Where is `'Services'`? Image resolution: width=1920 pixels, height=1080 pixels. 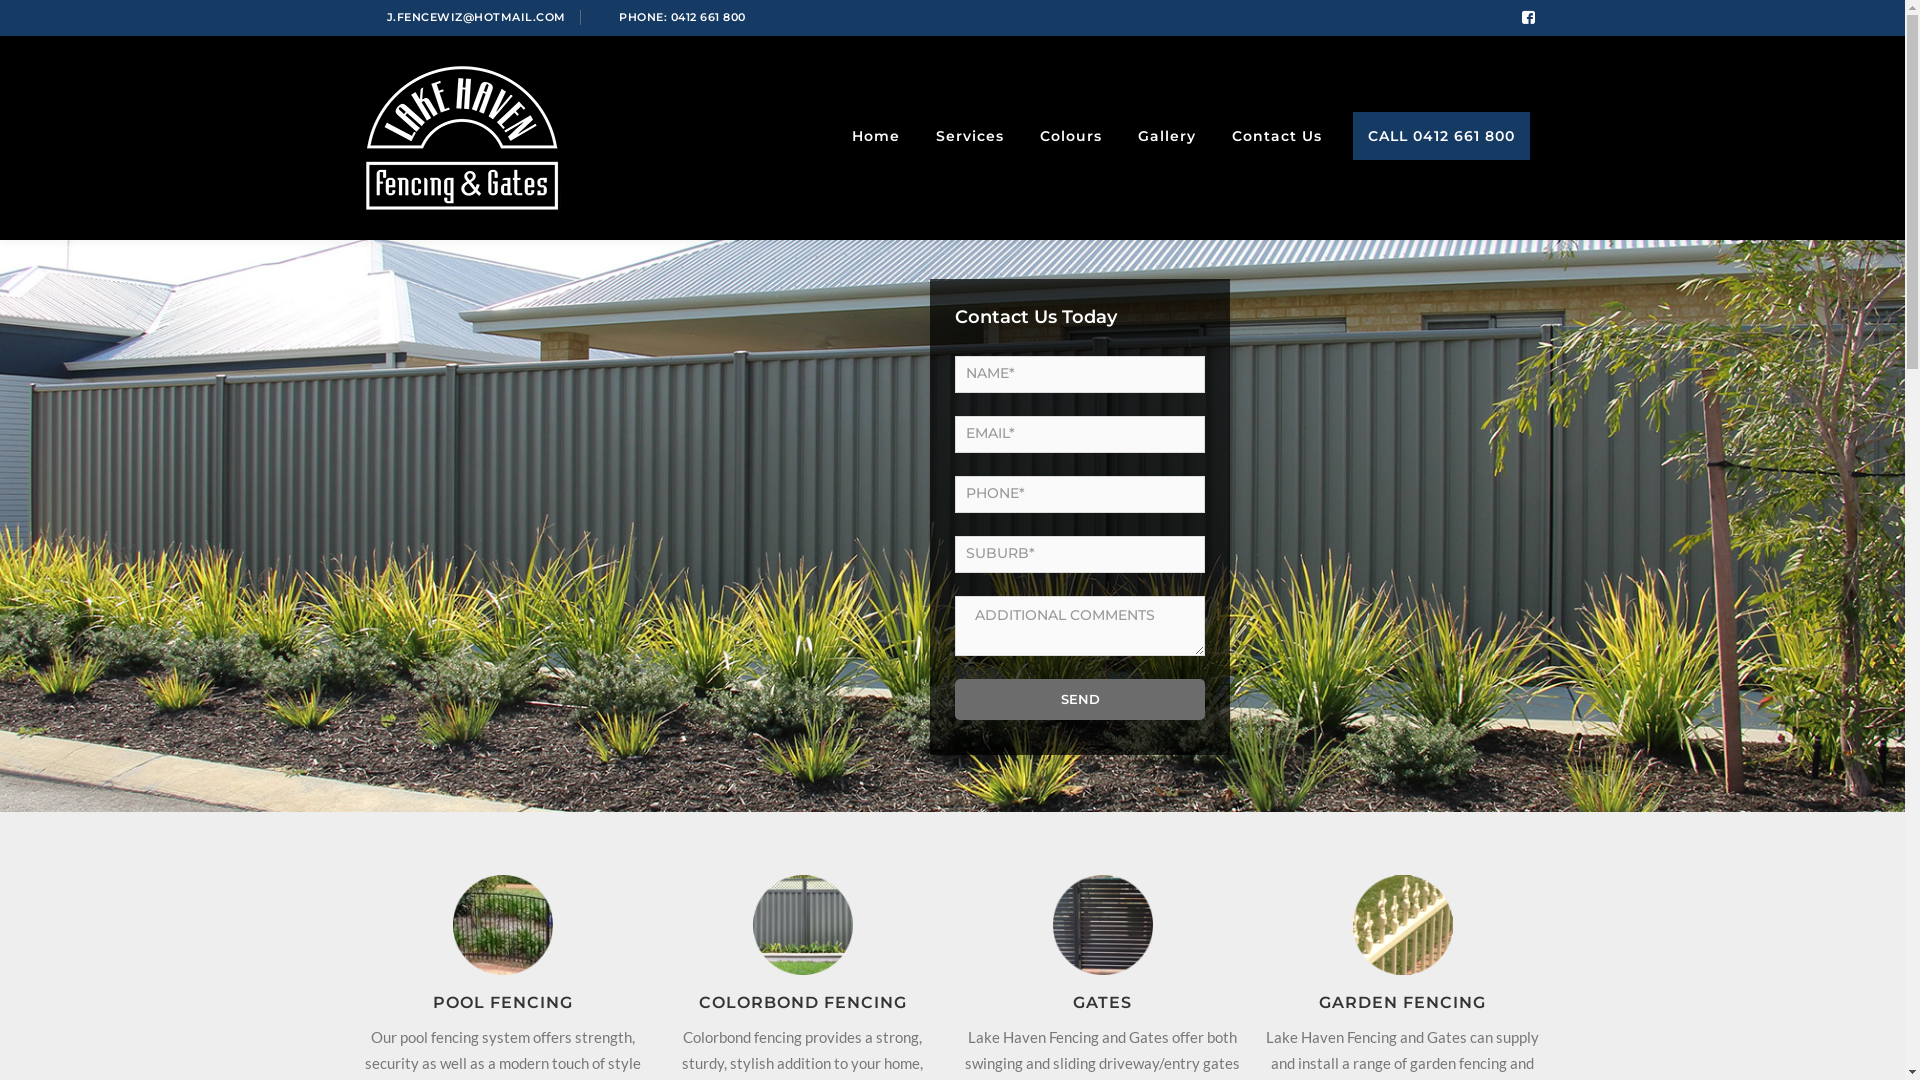
'Services' is located at coordinates (929, 135).